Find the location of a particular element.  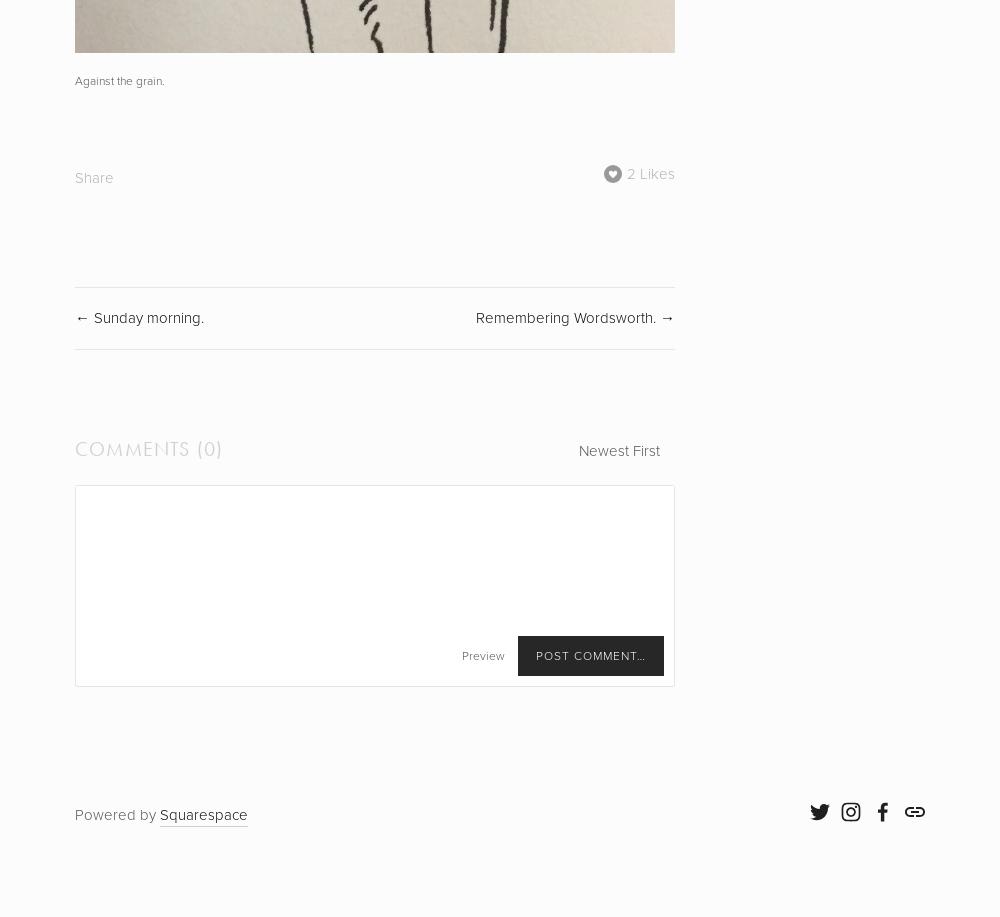

'Powered by' is located at coordinates (116, 815).